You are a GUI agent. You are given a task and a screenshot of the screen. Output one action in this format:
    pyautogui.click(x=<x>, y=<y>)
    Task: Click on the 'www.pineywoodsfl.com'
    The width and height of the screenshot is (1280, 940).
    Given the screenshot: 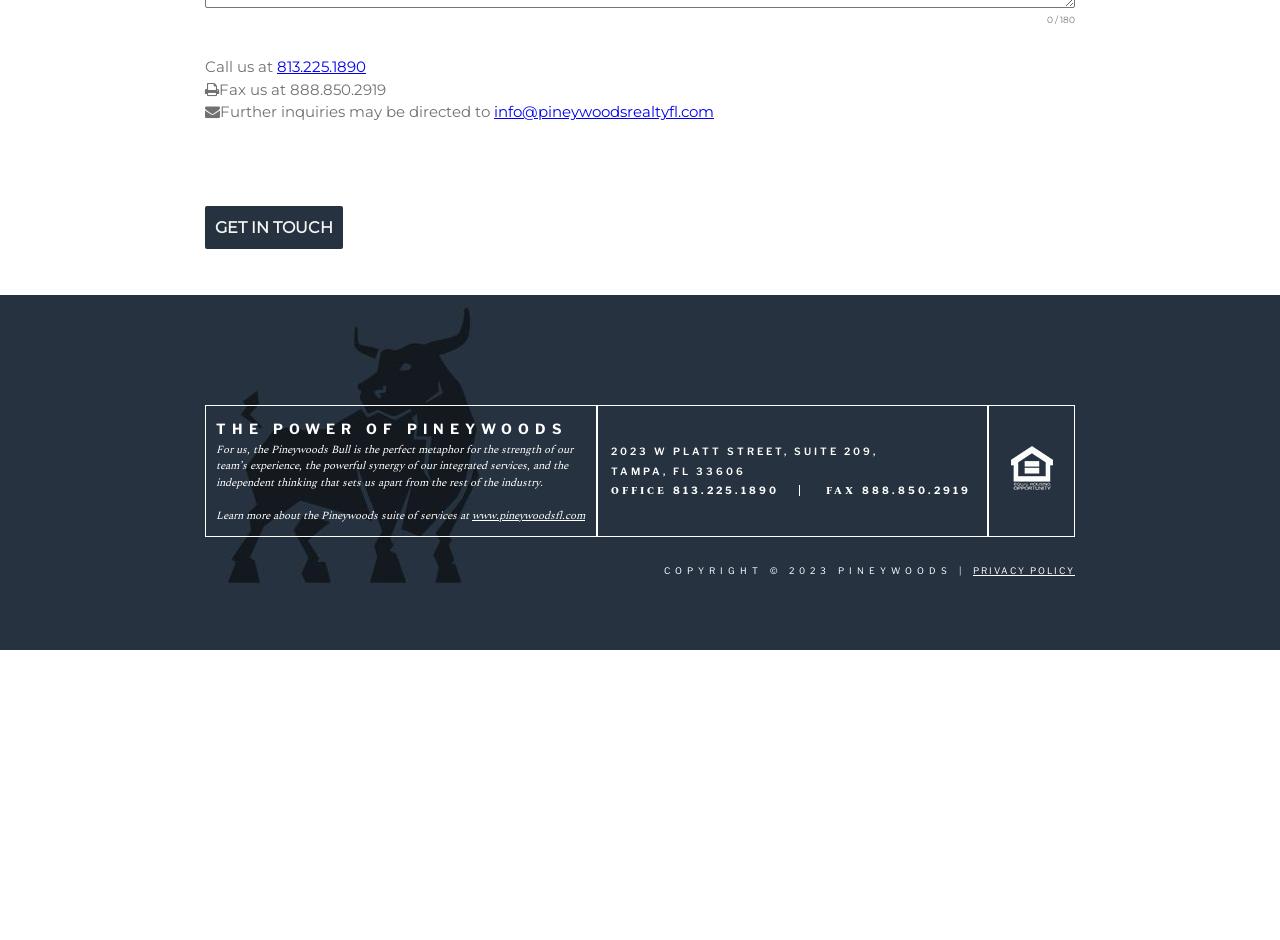 What is the action you would take?
    pyautogui.click(x=528, y=513)
    